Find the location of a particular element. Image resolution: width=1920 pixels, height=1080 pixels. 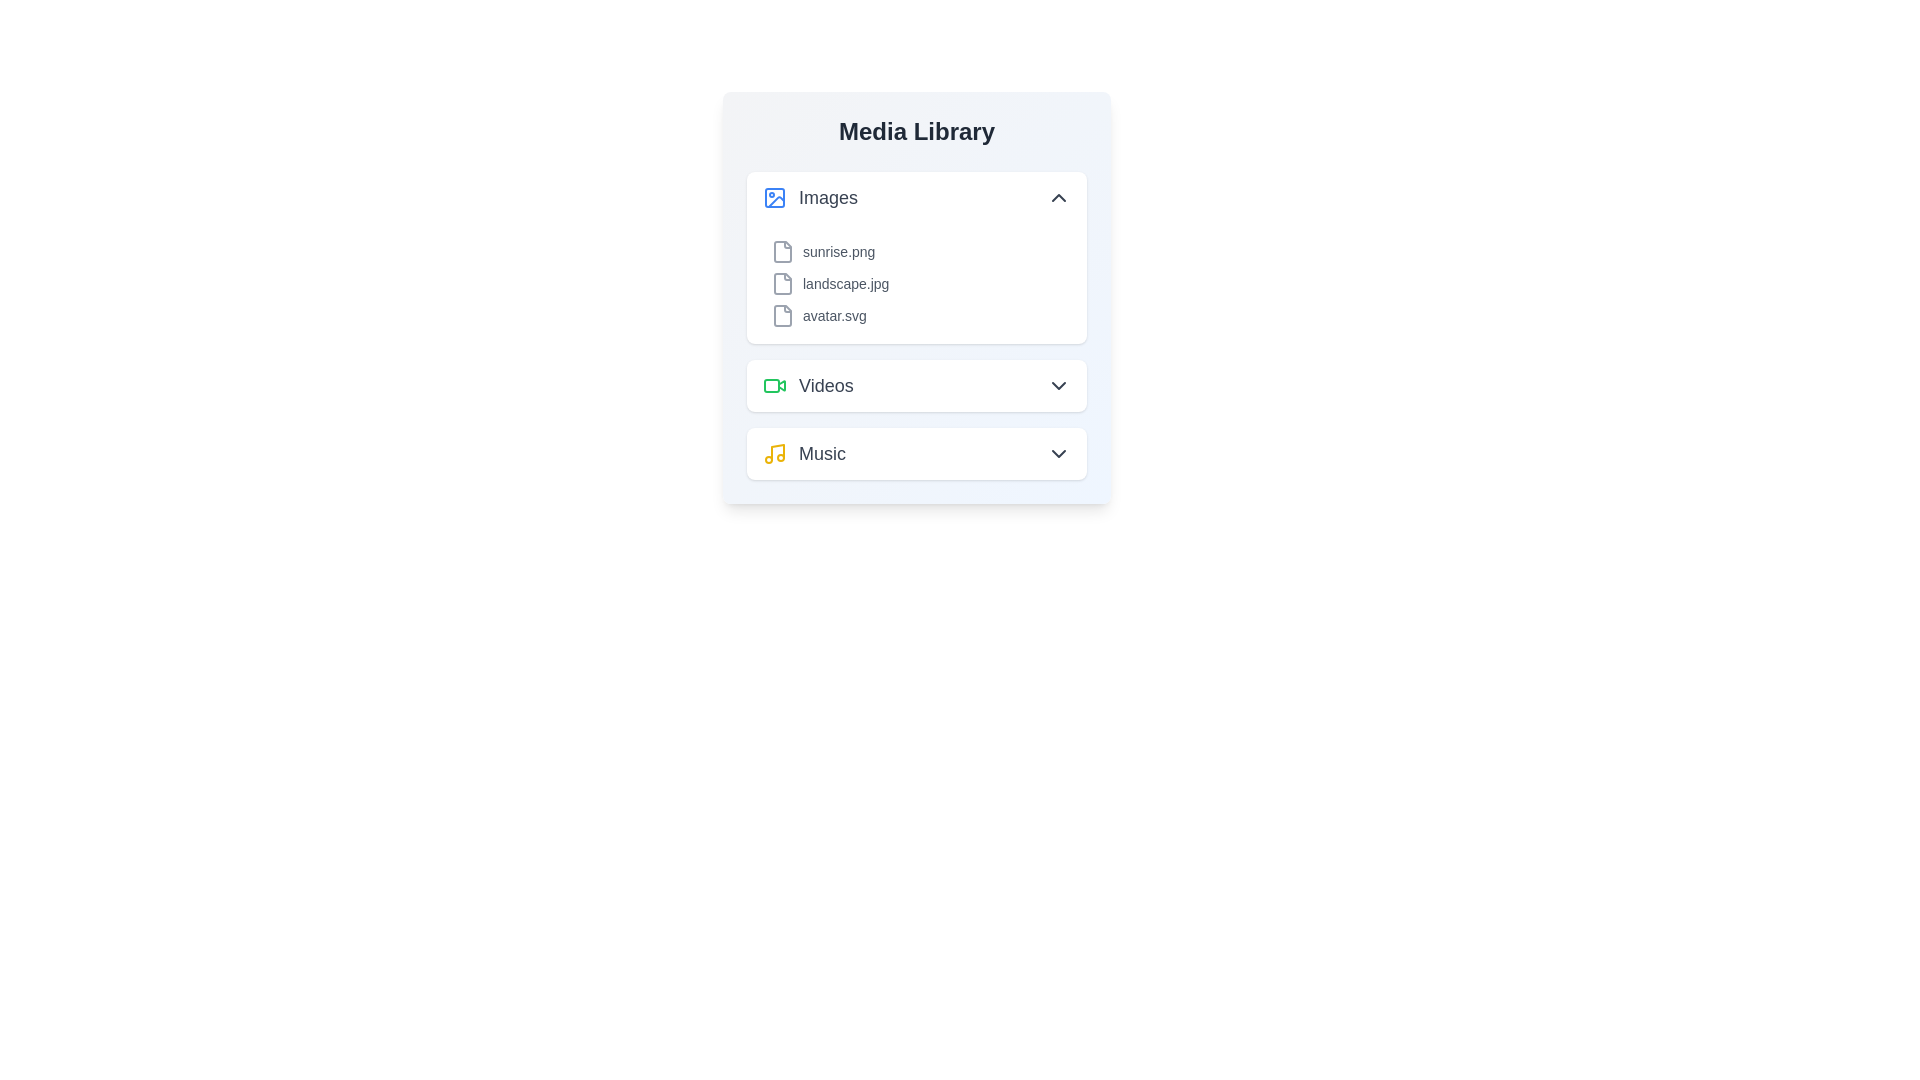

the text label displaying 'avatar.svg' is located at coordinates (834, 315).